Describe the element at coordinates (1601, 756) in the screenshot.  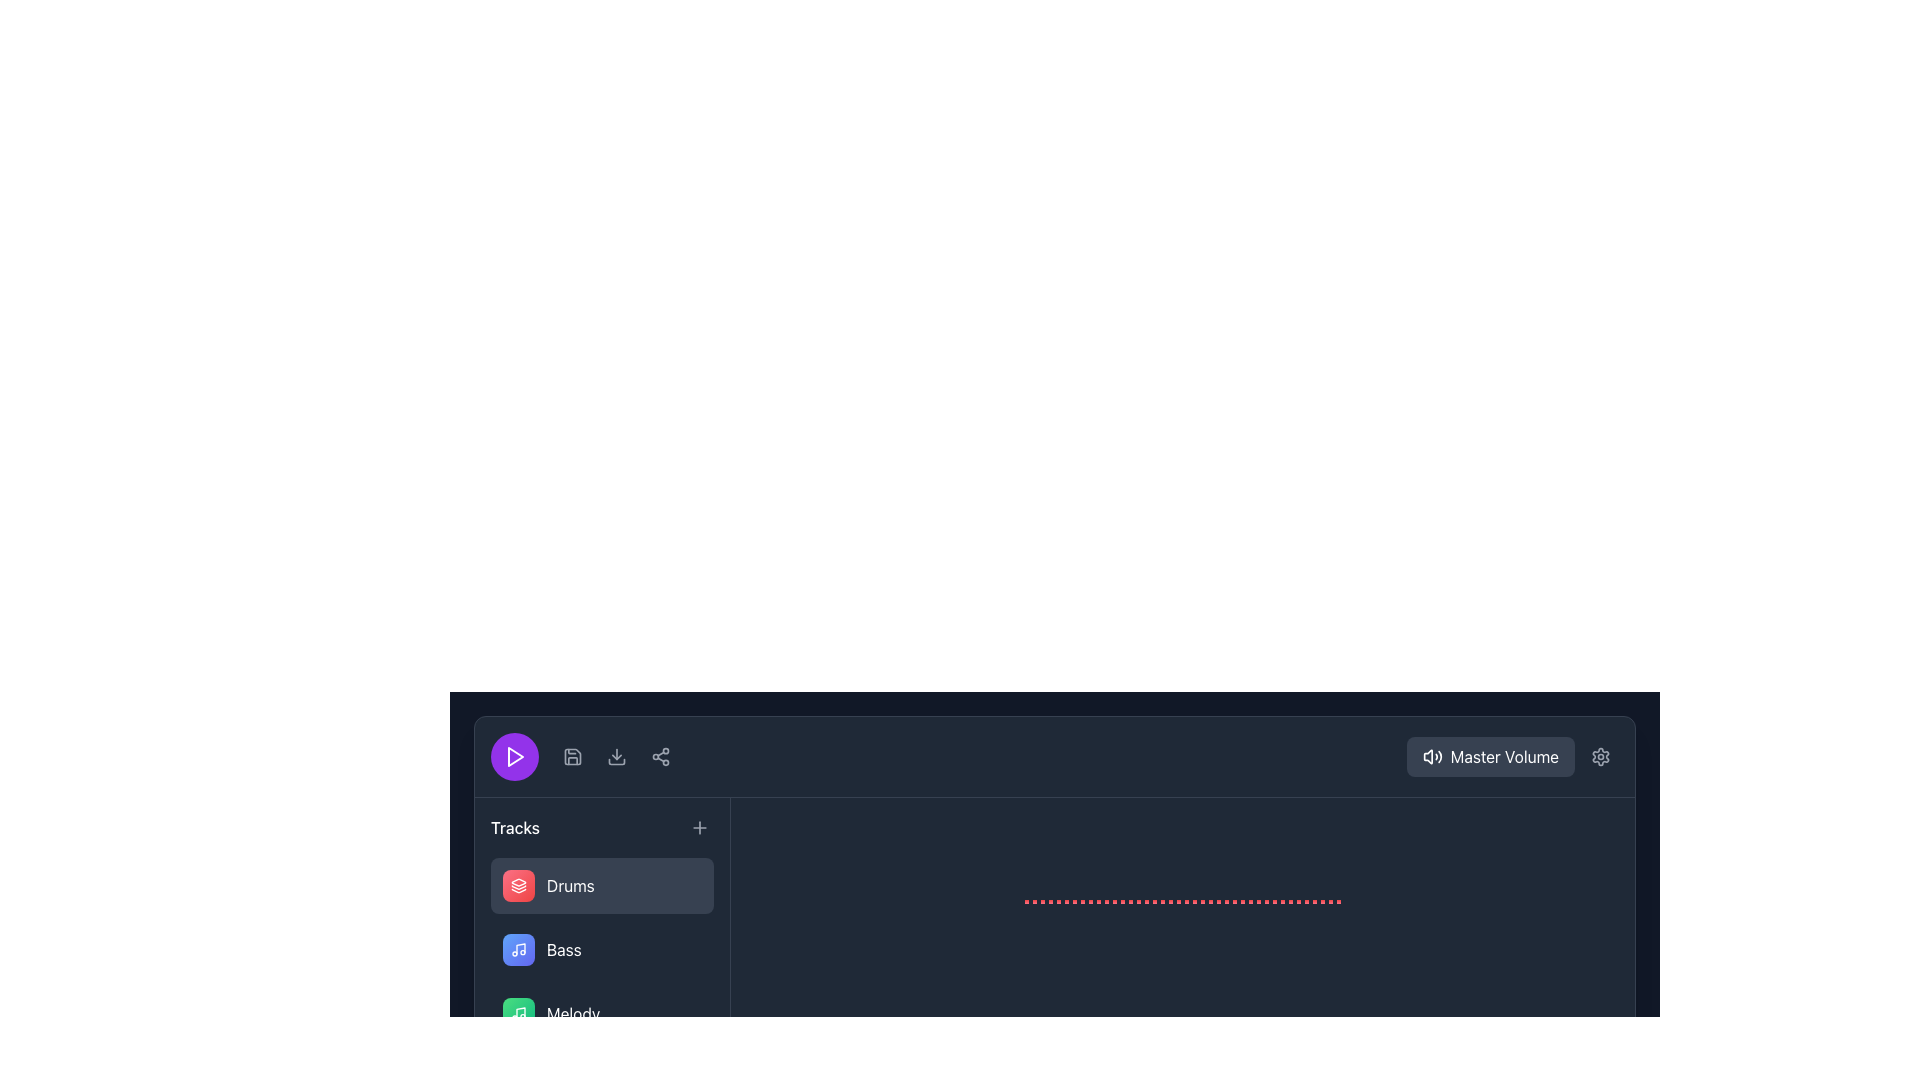
I see `the gear-shaped icon button located adjacent to the 'Master Volume' button` at that location.